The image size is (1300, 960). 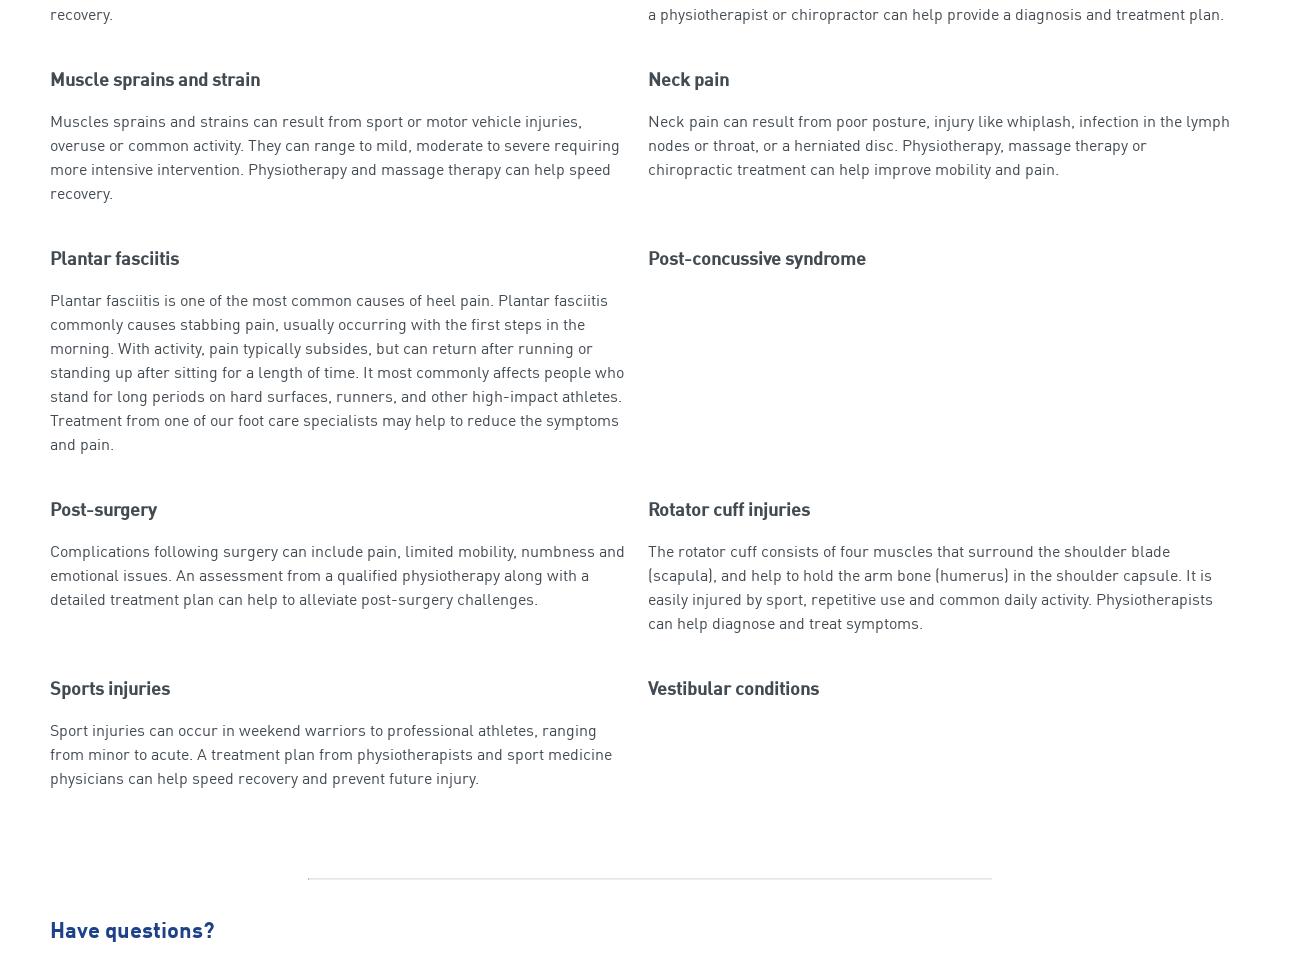 I want to click on 'Plantar fasciitis', so click(x=113, y=258).